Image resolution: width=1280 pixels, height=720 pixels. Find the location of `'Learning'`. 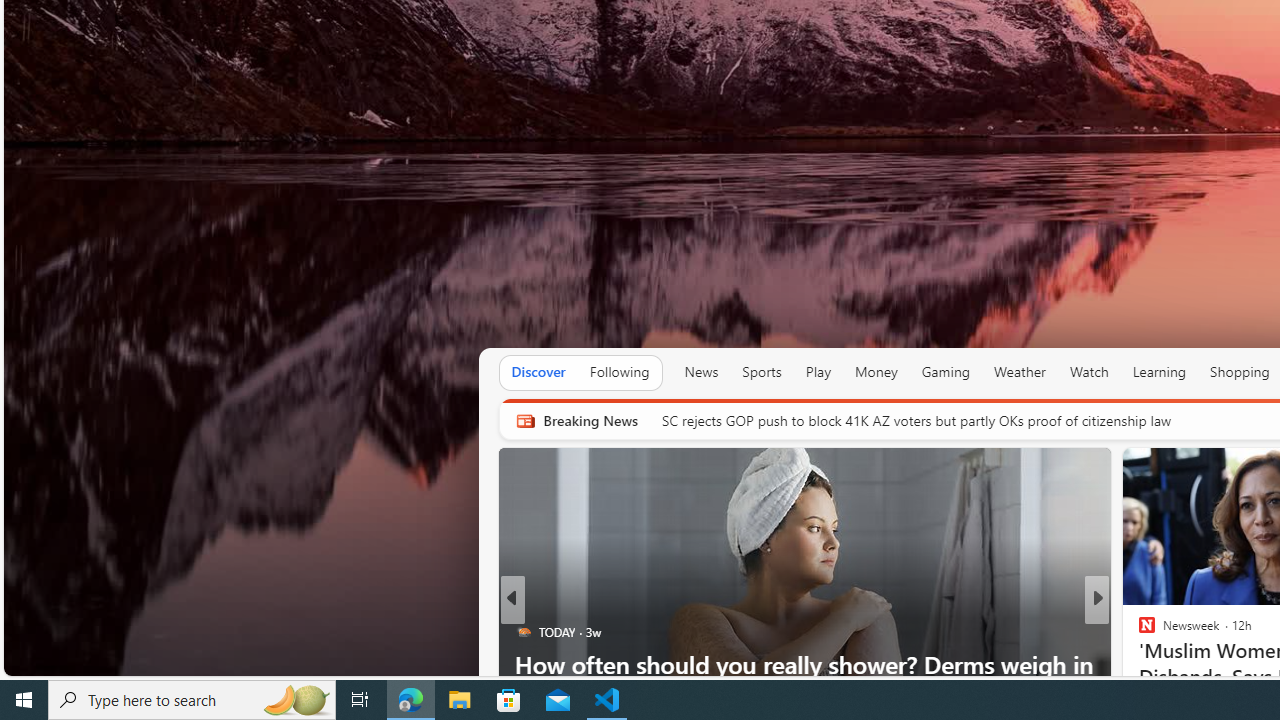

'Learning' is located at coordinates (1159, 371).